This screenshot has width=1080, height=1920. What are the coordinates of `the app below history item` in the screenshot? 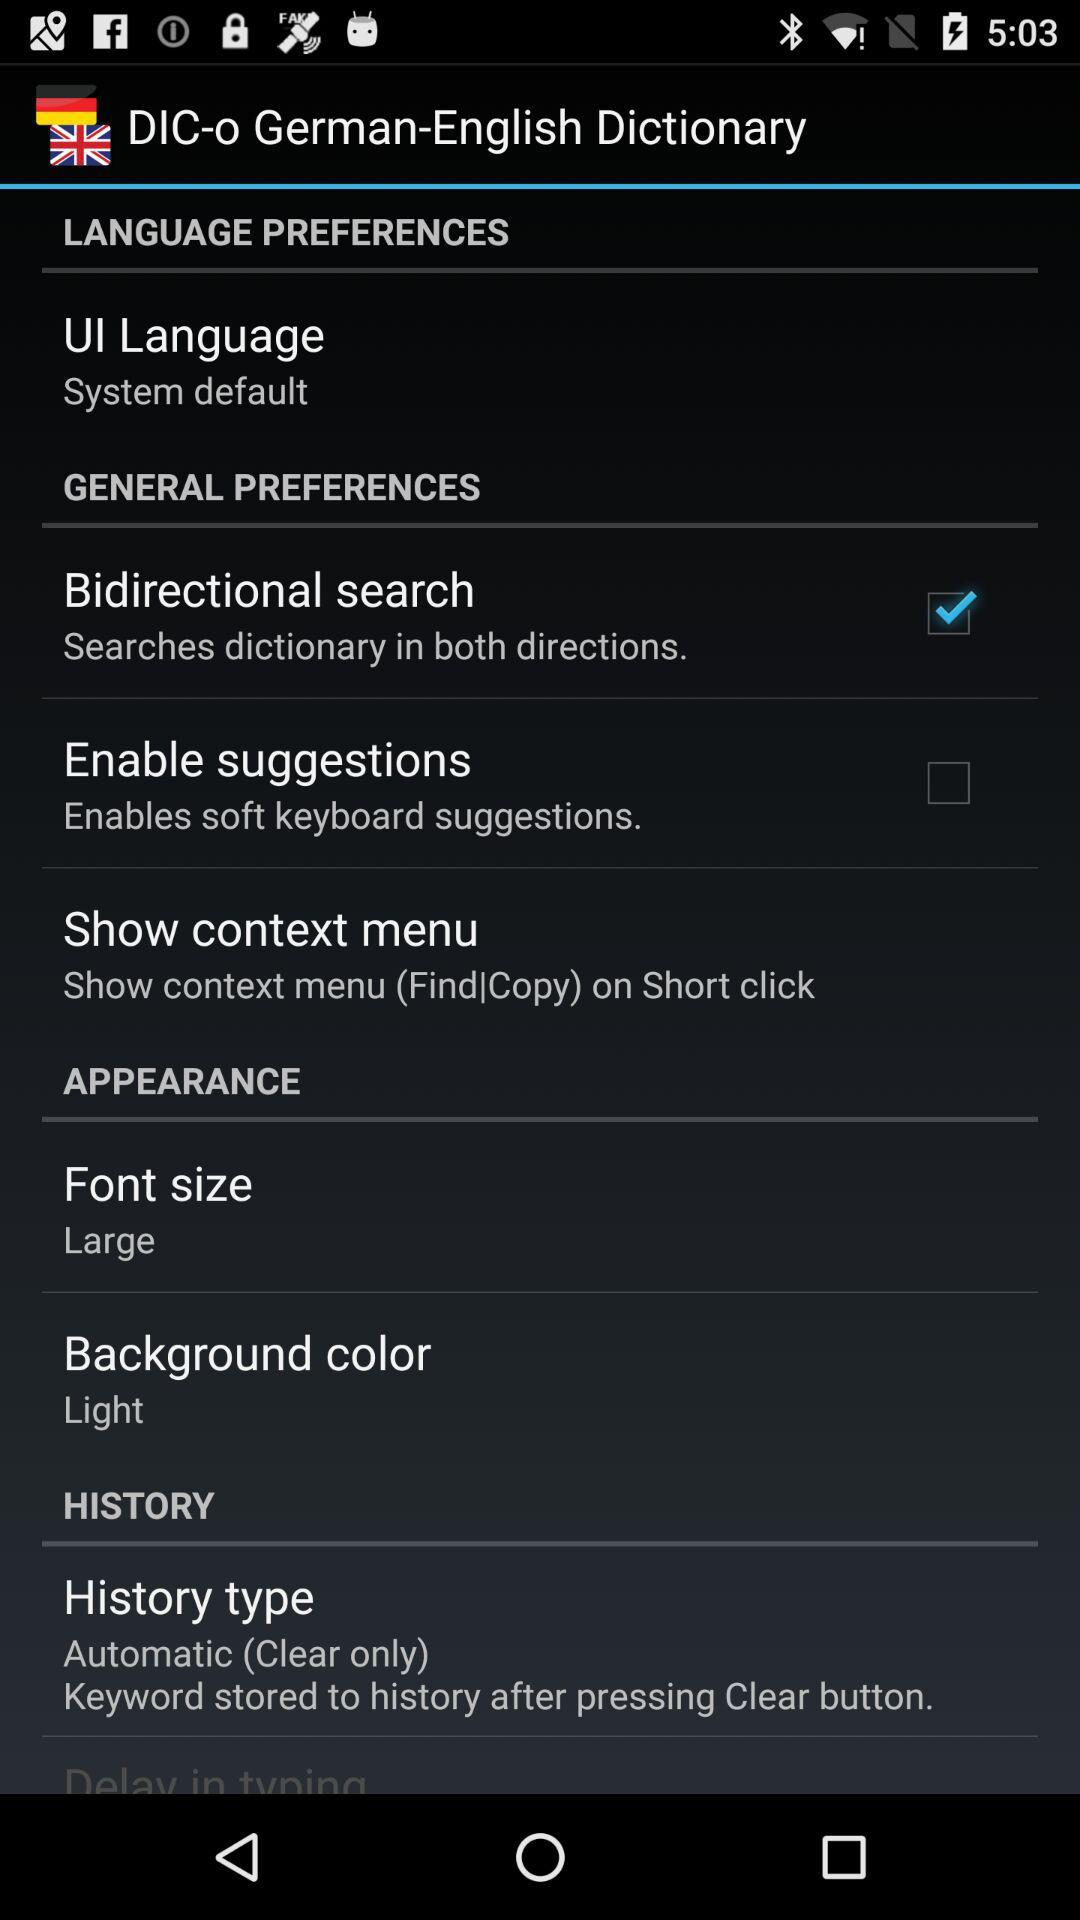 It's located at (188, 1594).